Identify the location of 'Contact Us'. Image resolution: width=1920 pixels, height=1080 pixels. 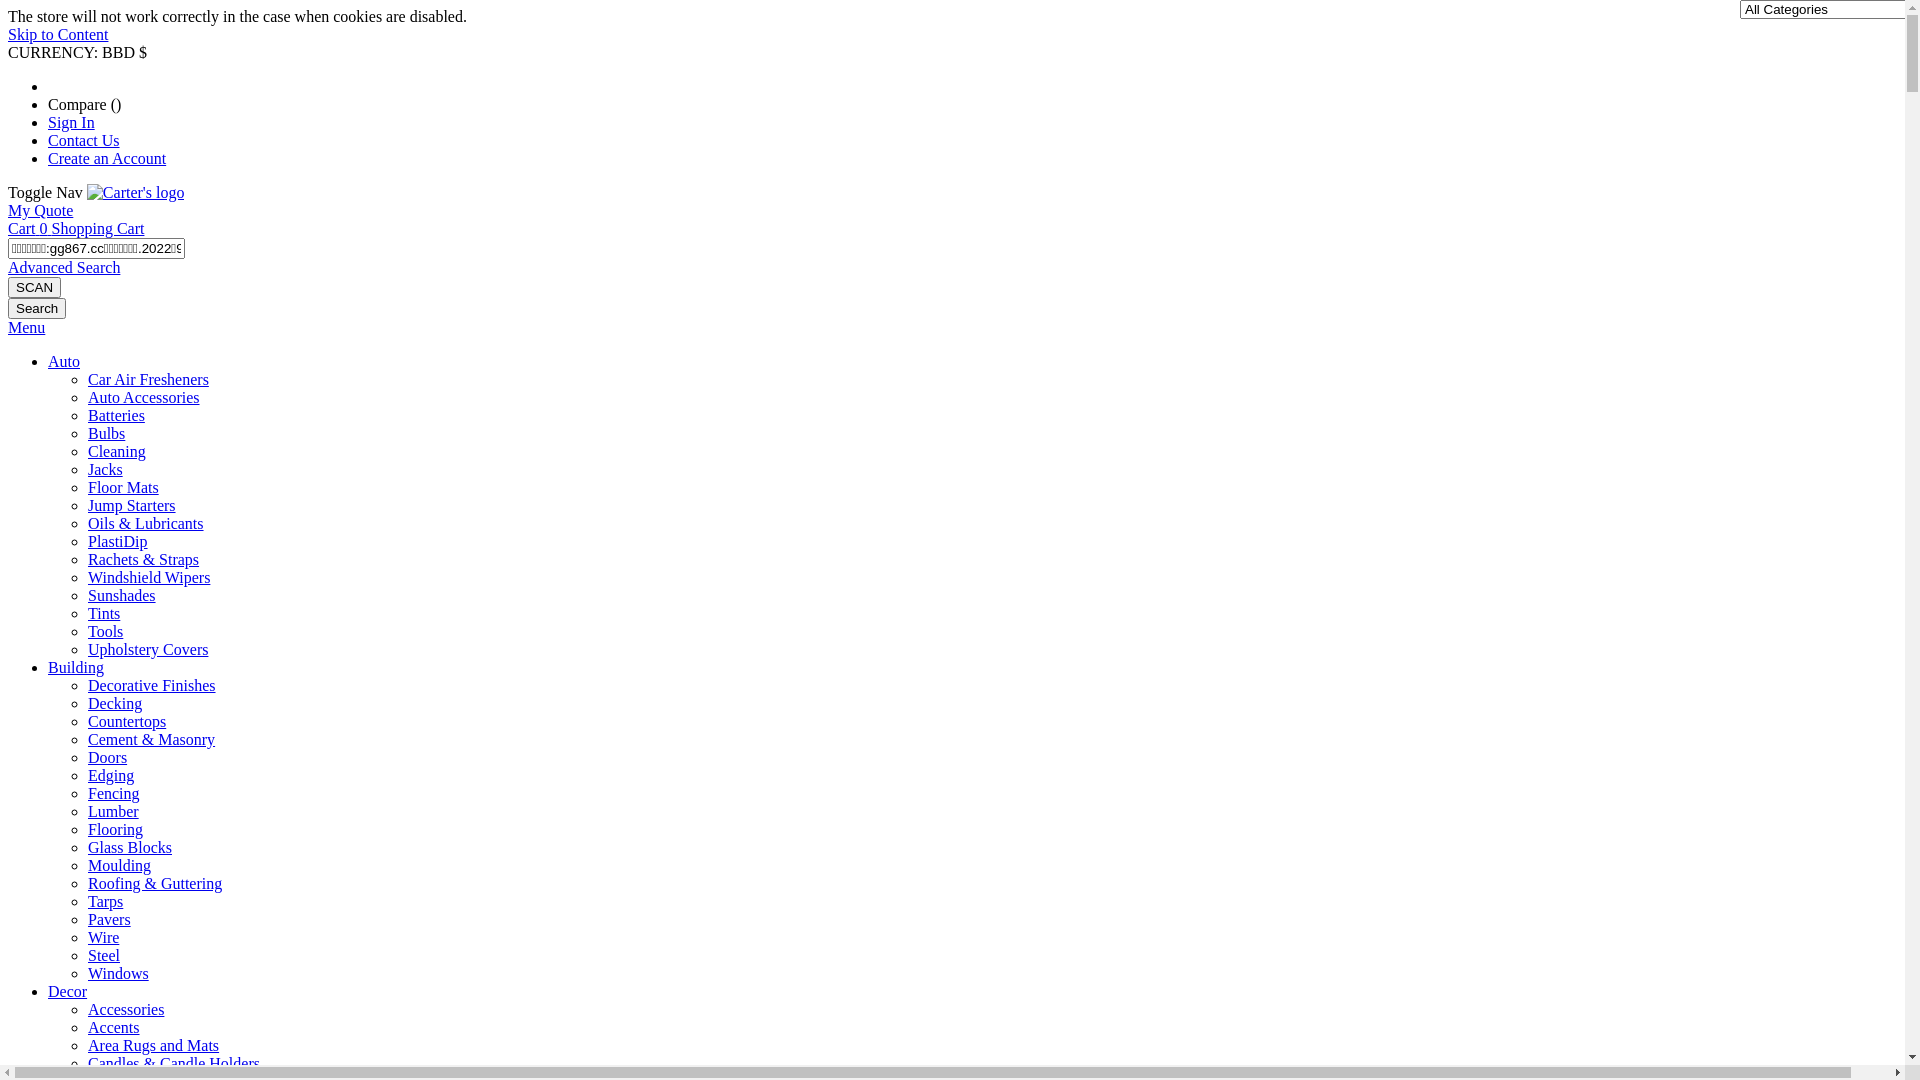
(82, 139).